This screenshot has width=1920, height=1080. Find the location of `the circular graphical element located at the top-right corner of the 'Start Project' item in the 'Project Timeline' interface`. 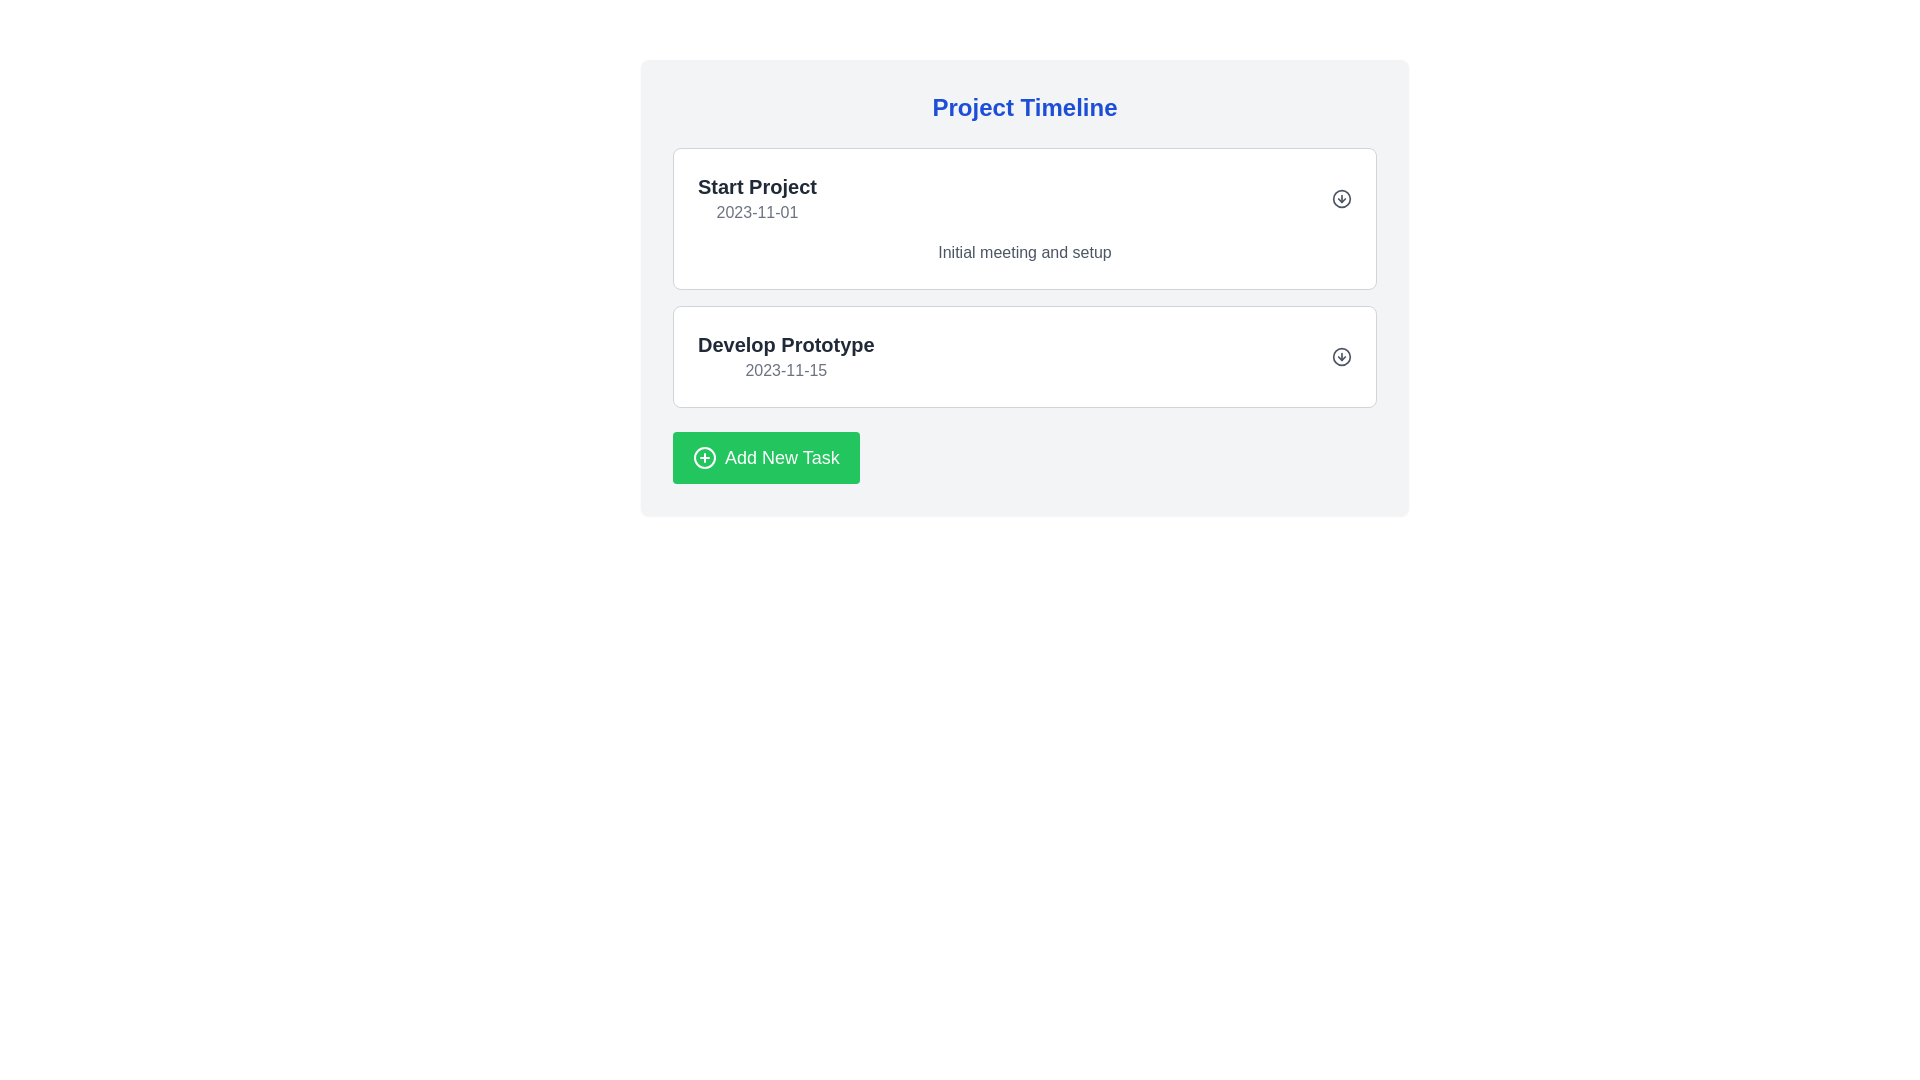

the circular graphical element located at the top-right corner of the 'Start Project' item in the 'Project Timeline' interface is located at coordinates (1342, 199).